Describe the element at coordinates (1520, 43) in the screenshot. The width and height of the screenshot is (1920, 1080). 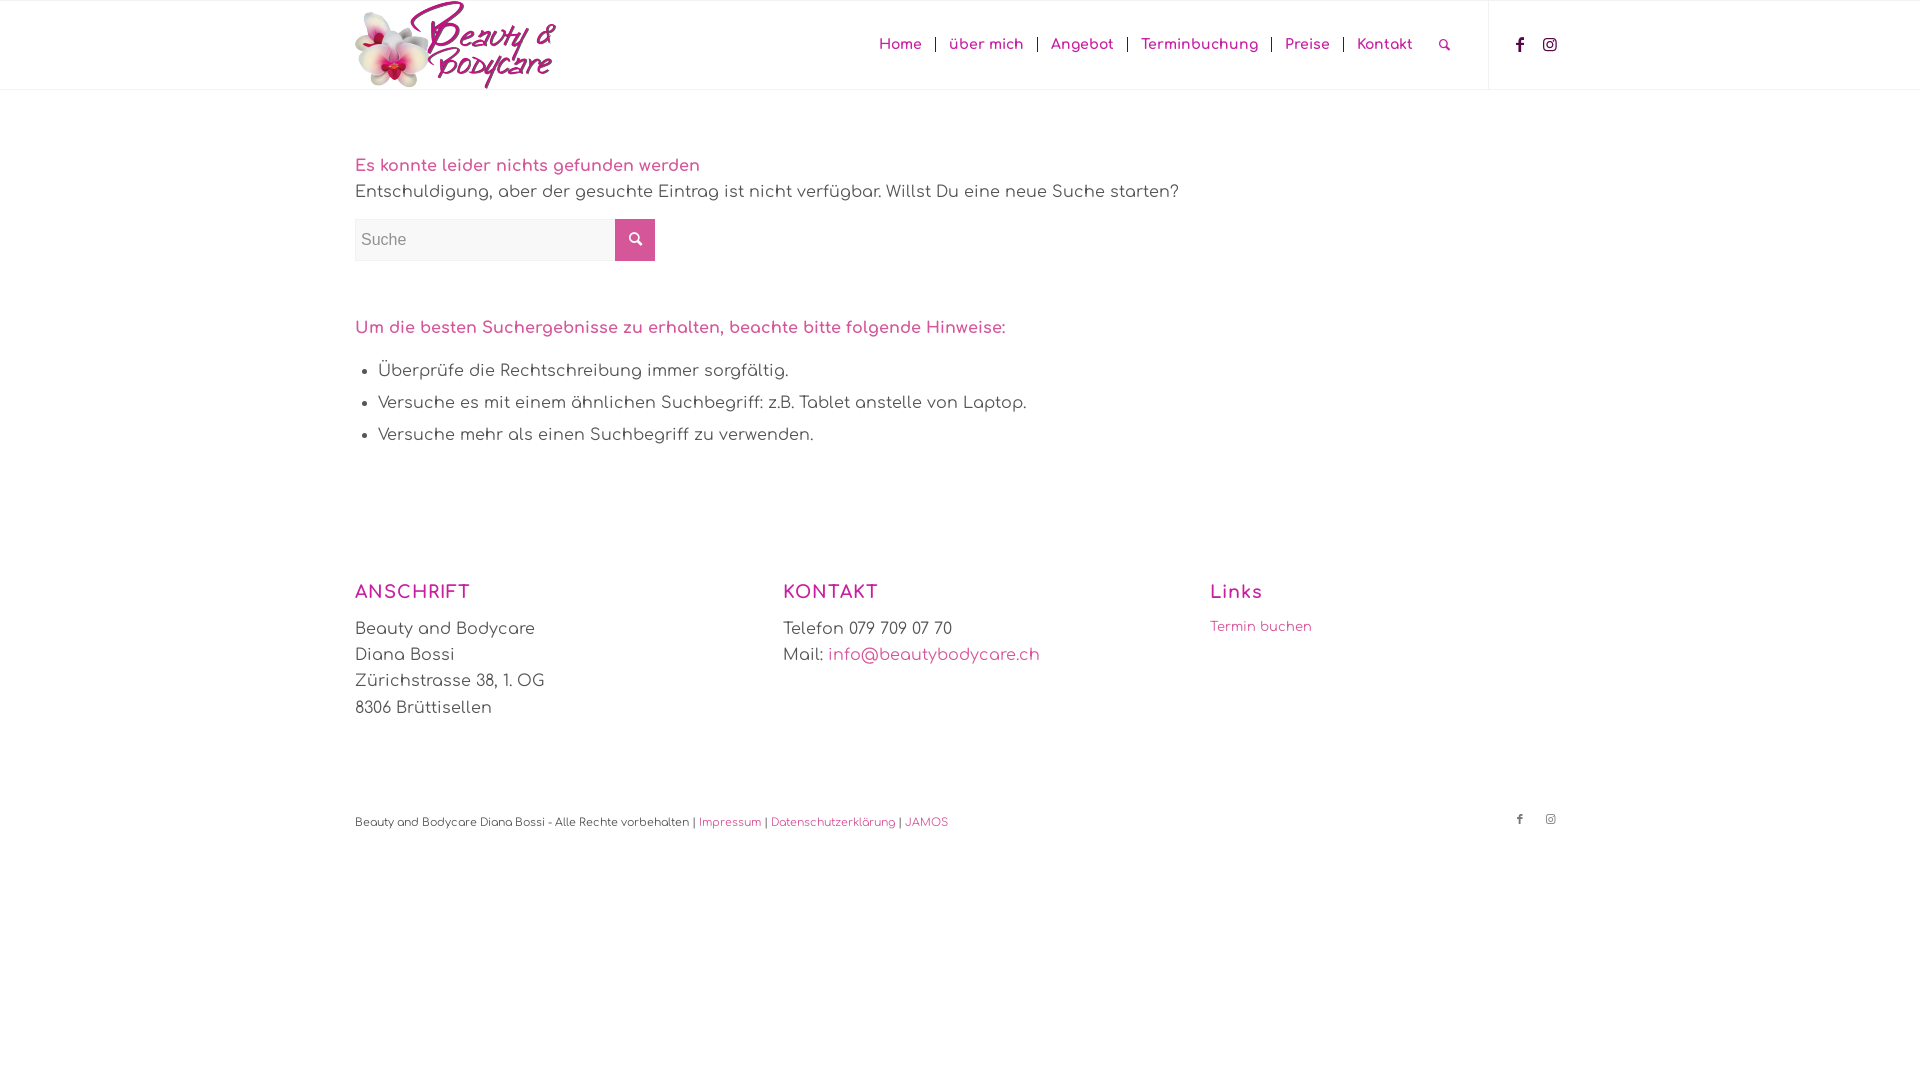
I see `'Facebook'` at that location.